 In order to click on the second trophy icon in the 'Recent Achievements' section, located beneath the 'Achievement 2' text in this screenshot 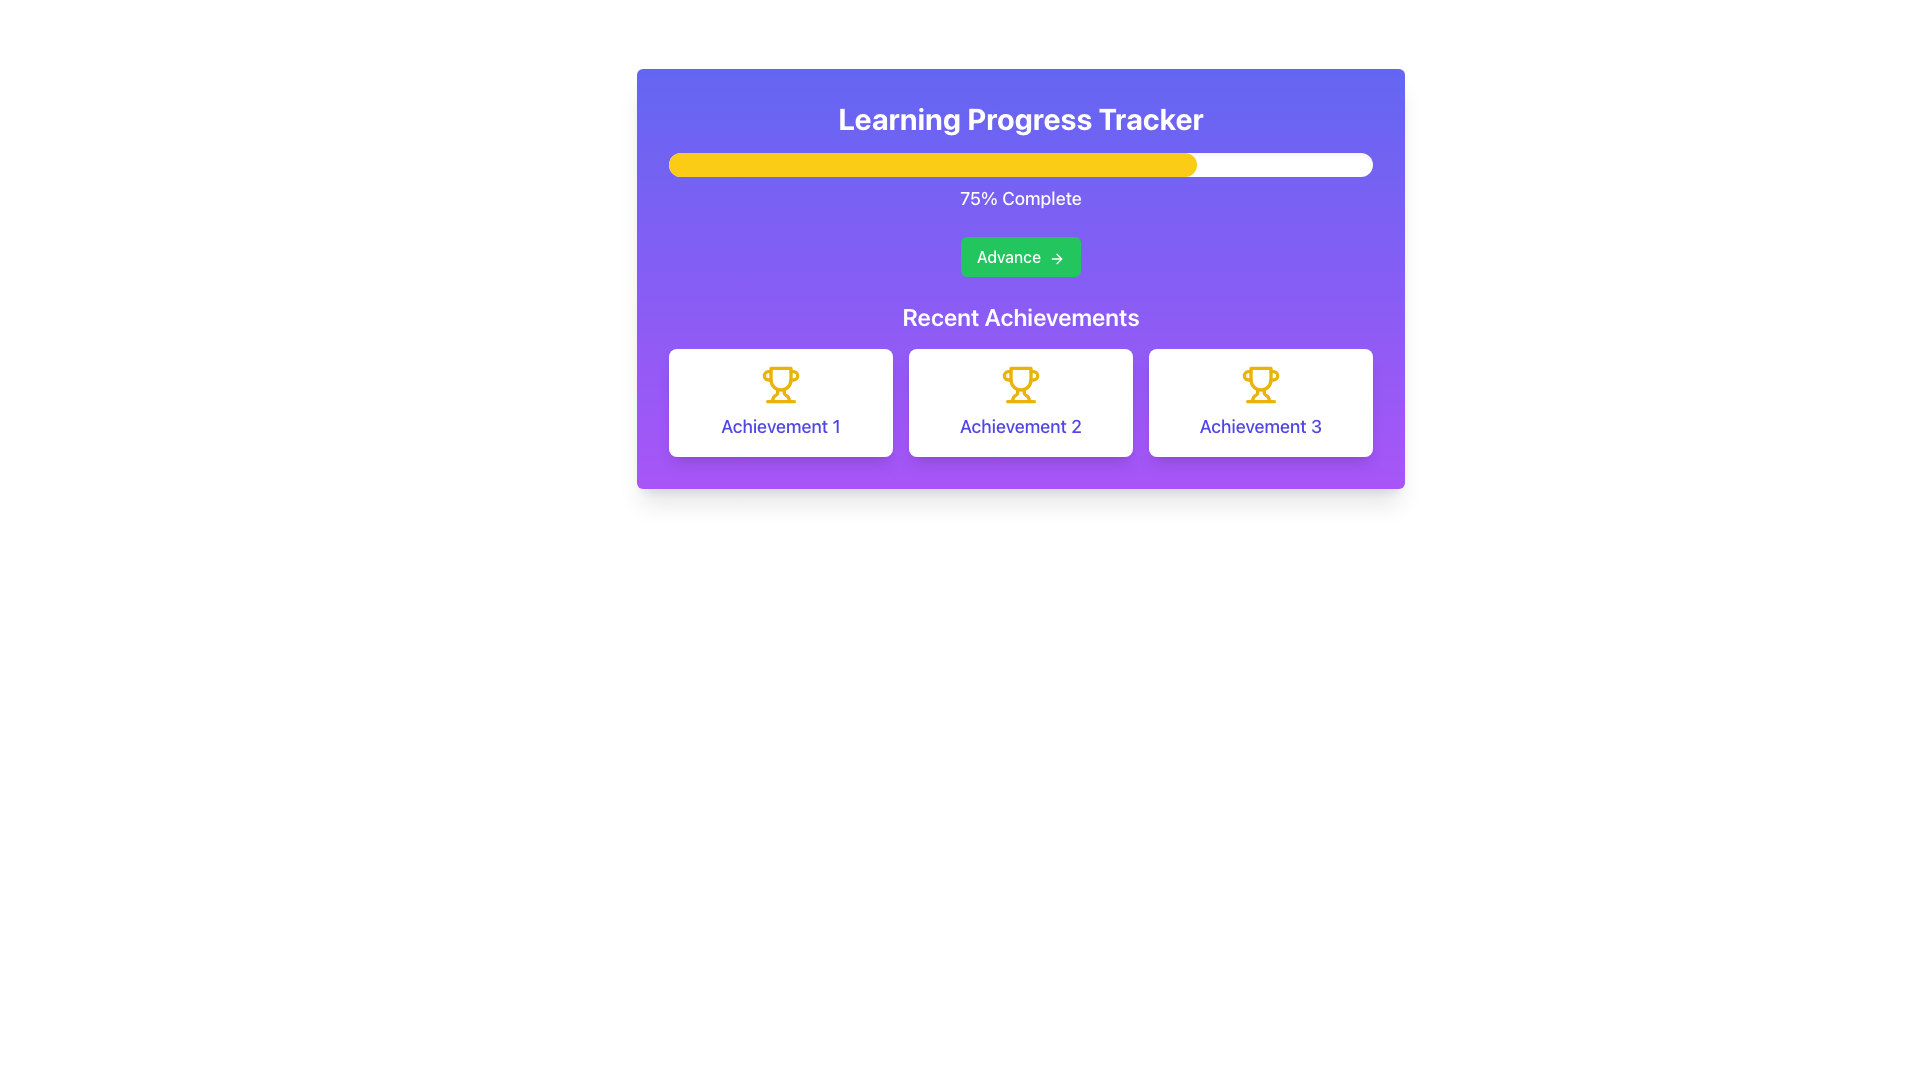, I will do `click(1021, 378)`.